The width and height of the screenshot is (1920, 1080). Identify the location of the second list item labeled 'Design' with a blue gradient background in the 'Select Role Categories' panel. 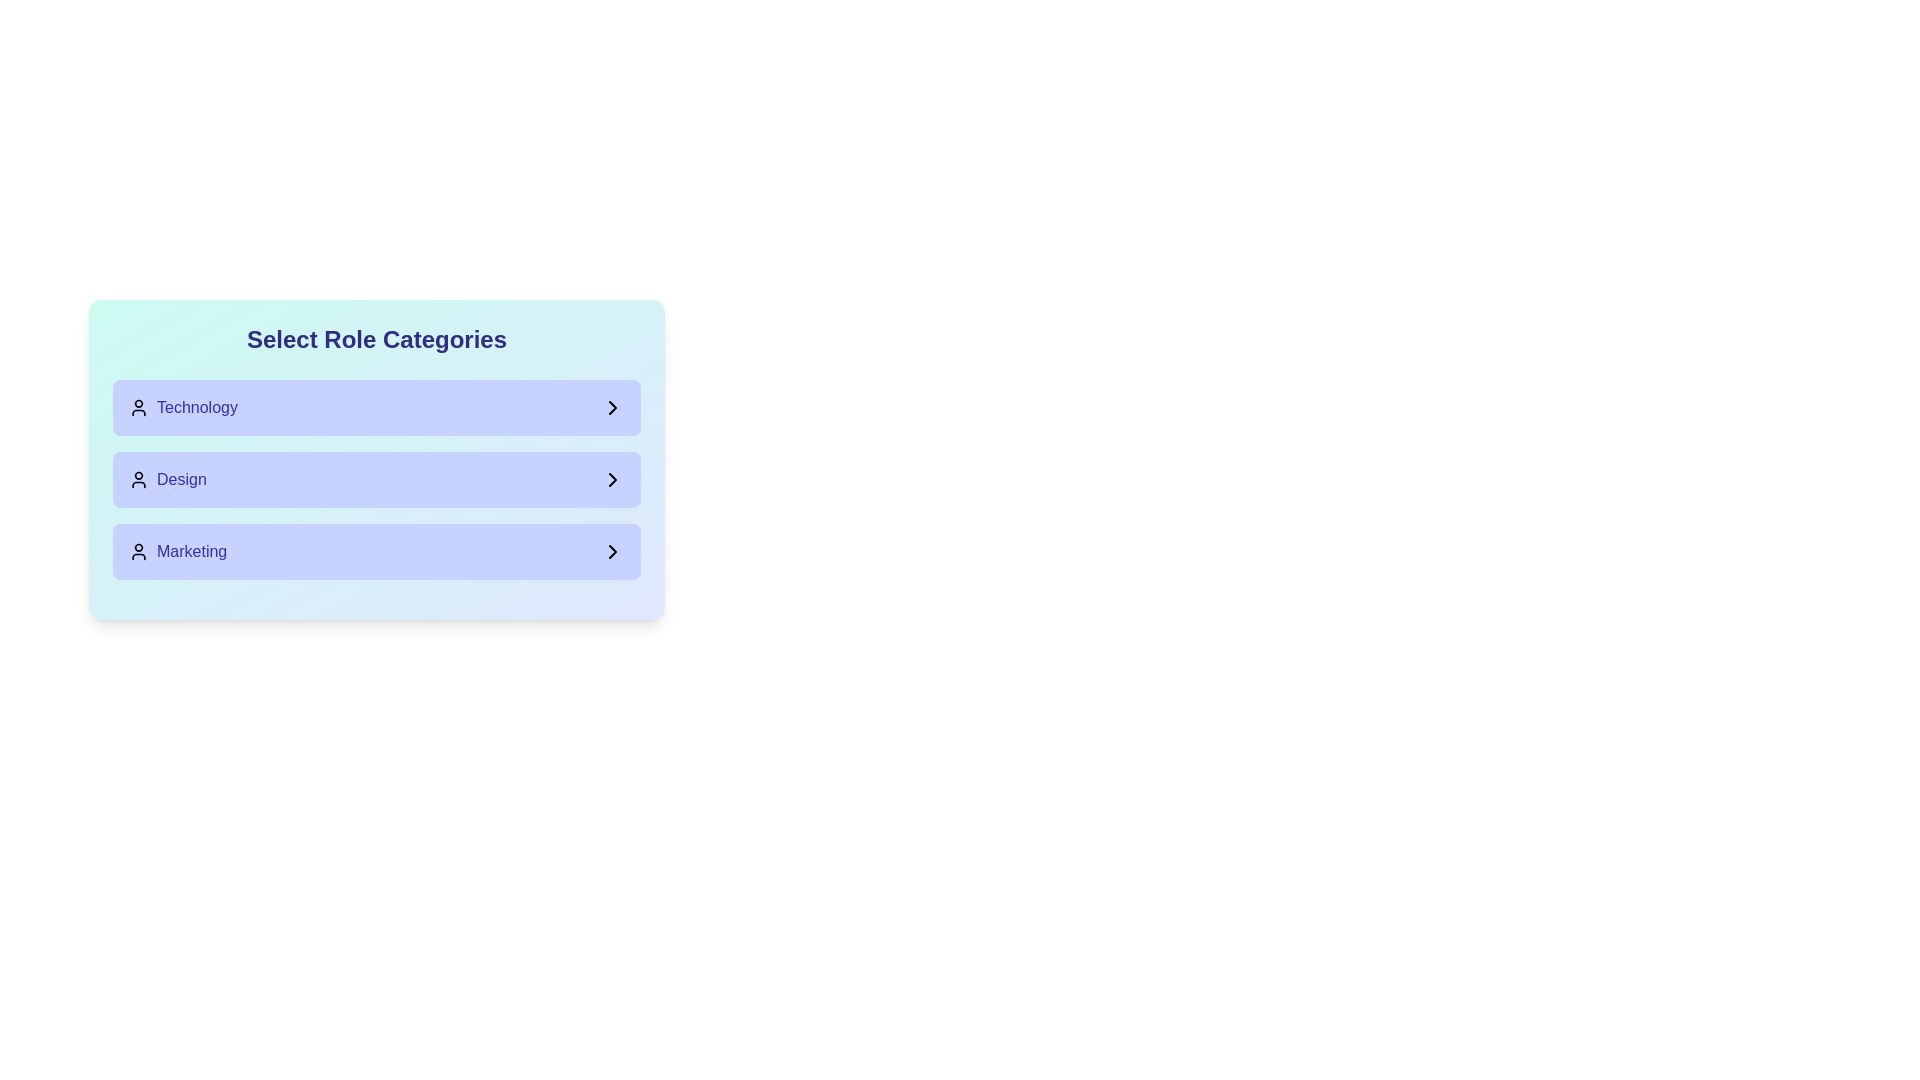
(377, 459).